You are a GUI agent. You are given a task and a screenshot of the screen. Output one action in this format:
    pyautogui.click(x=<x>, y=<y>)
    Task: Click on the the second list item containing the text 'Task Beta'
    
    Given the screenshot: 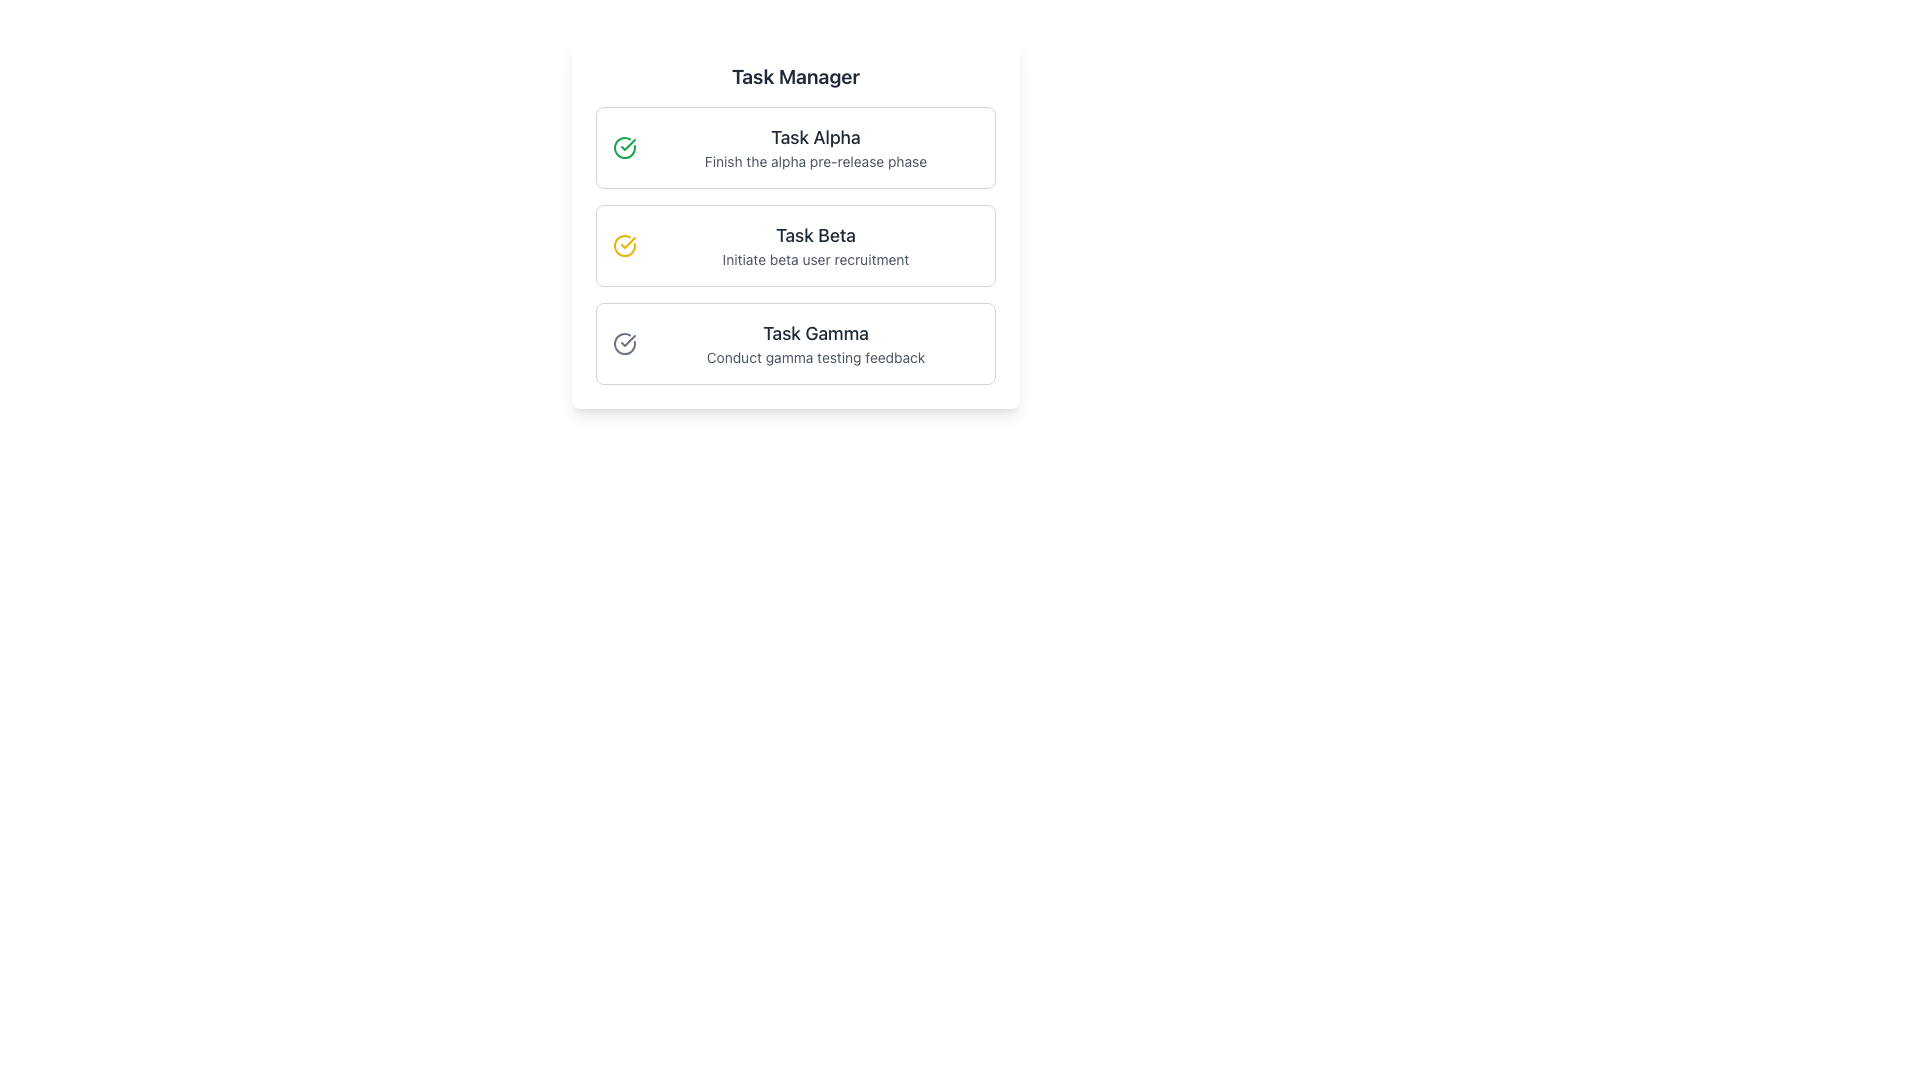 What is the action you would take?
    pyautogui.click(x=816, y=245)
    